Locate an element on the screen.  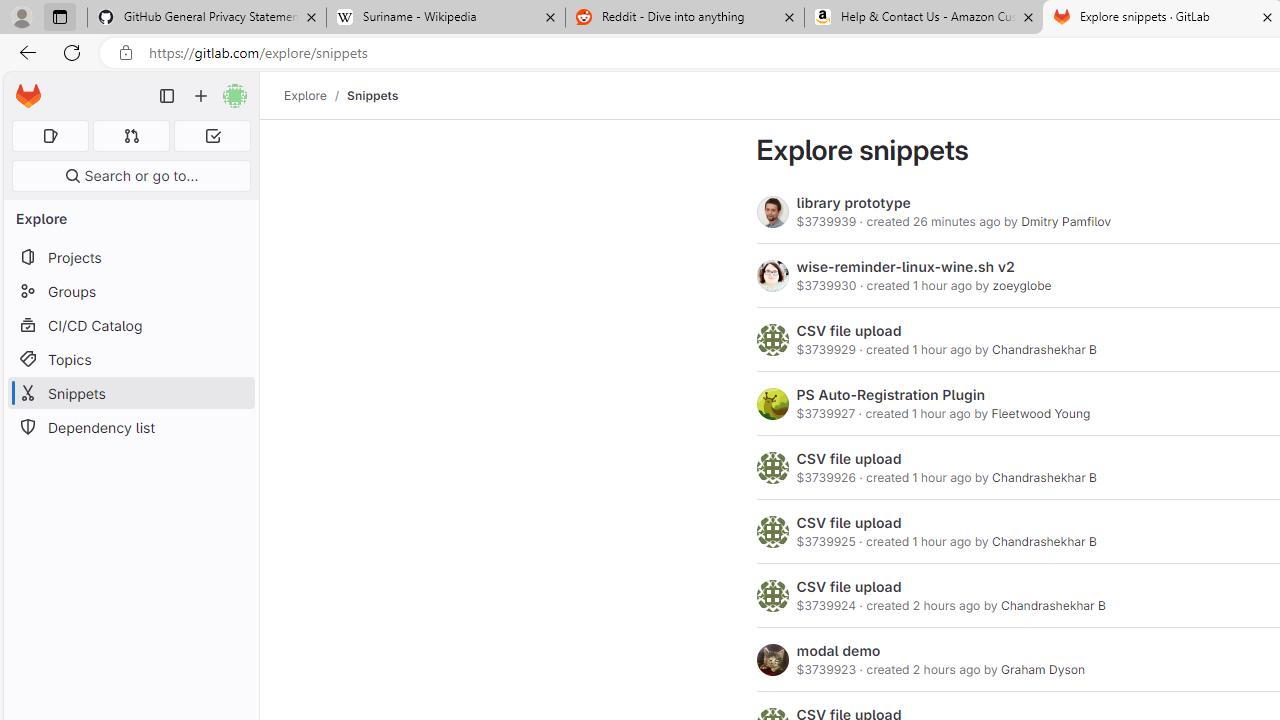
'Snippets' is located at coordinates (373, 95).